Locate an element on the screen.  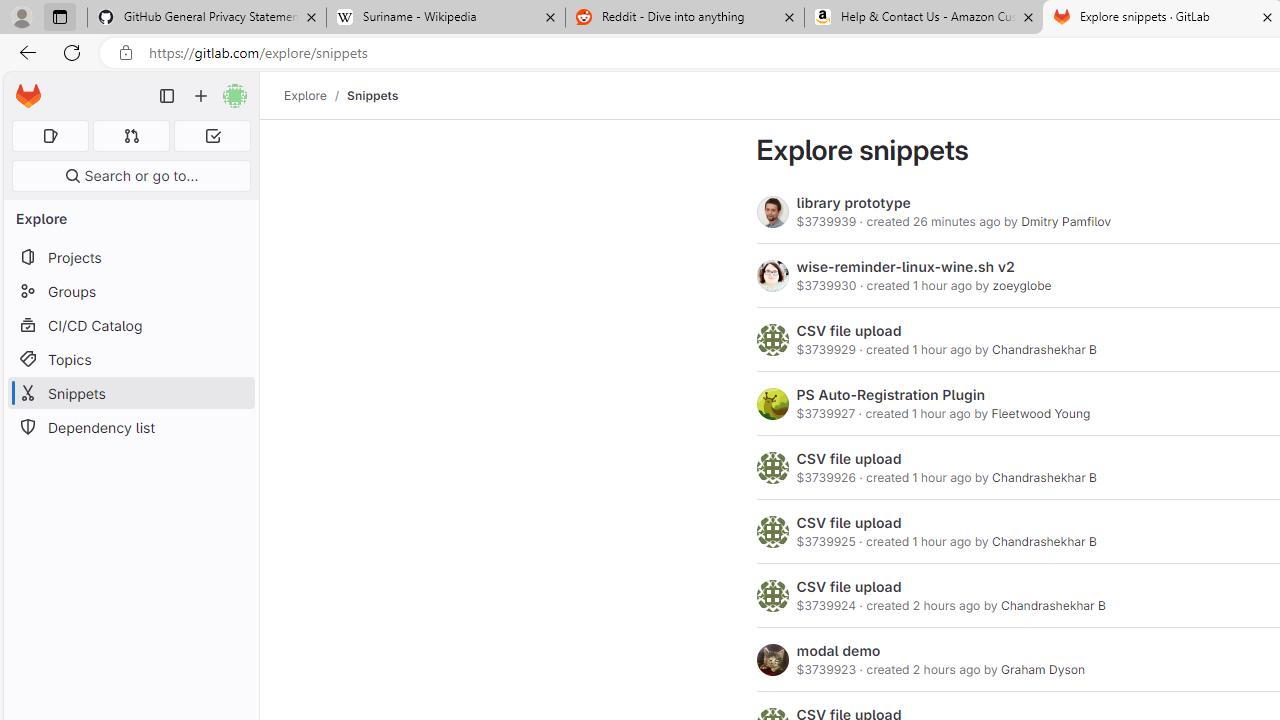
'Snippets' is located at coordinates (373, 95).